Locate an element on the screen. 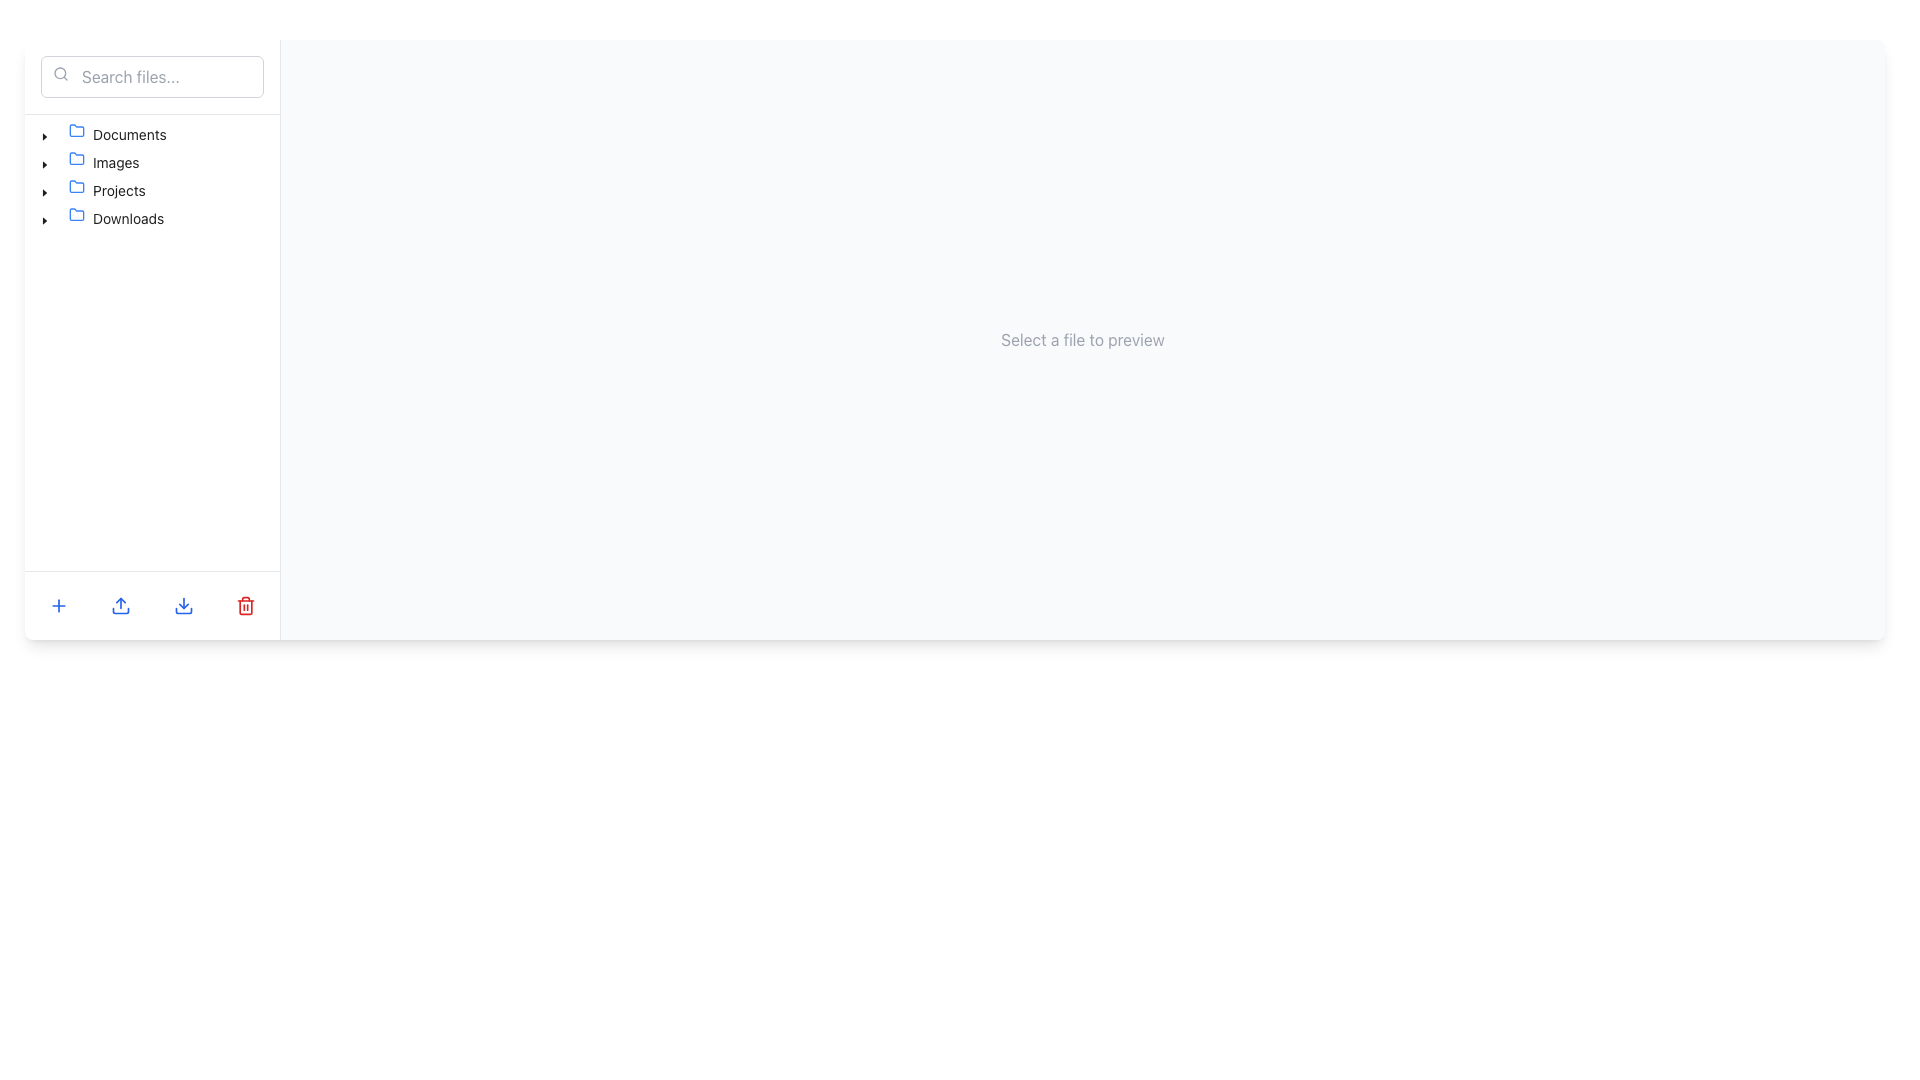  the 'Documents' folder in the left-hand panel is located at coordinates (102, 135).